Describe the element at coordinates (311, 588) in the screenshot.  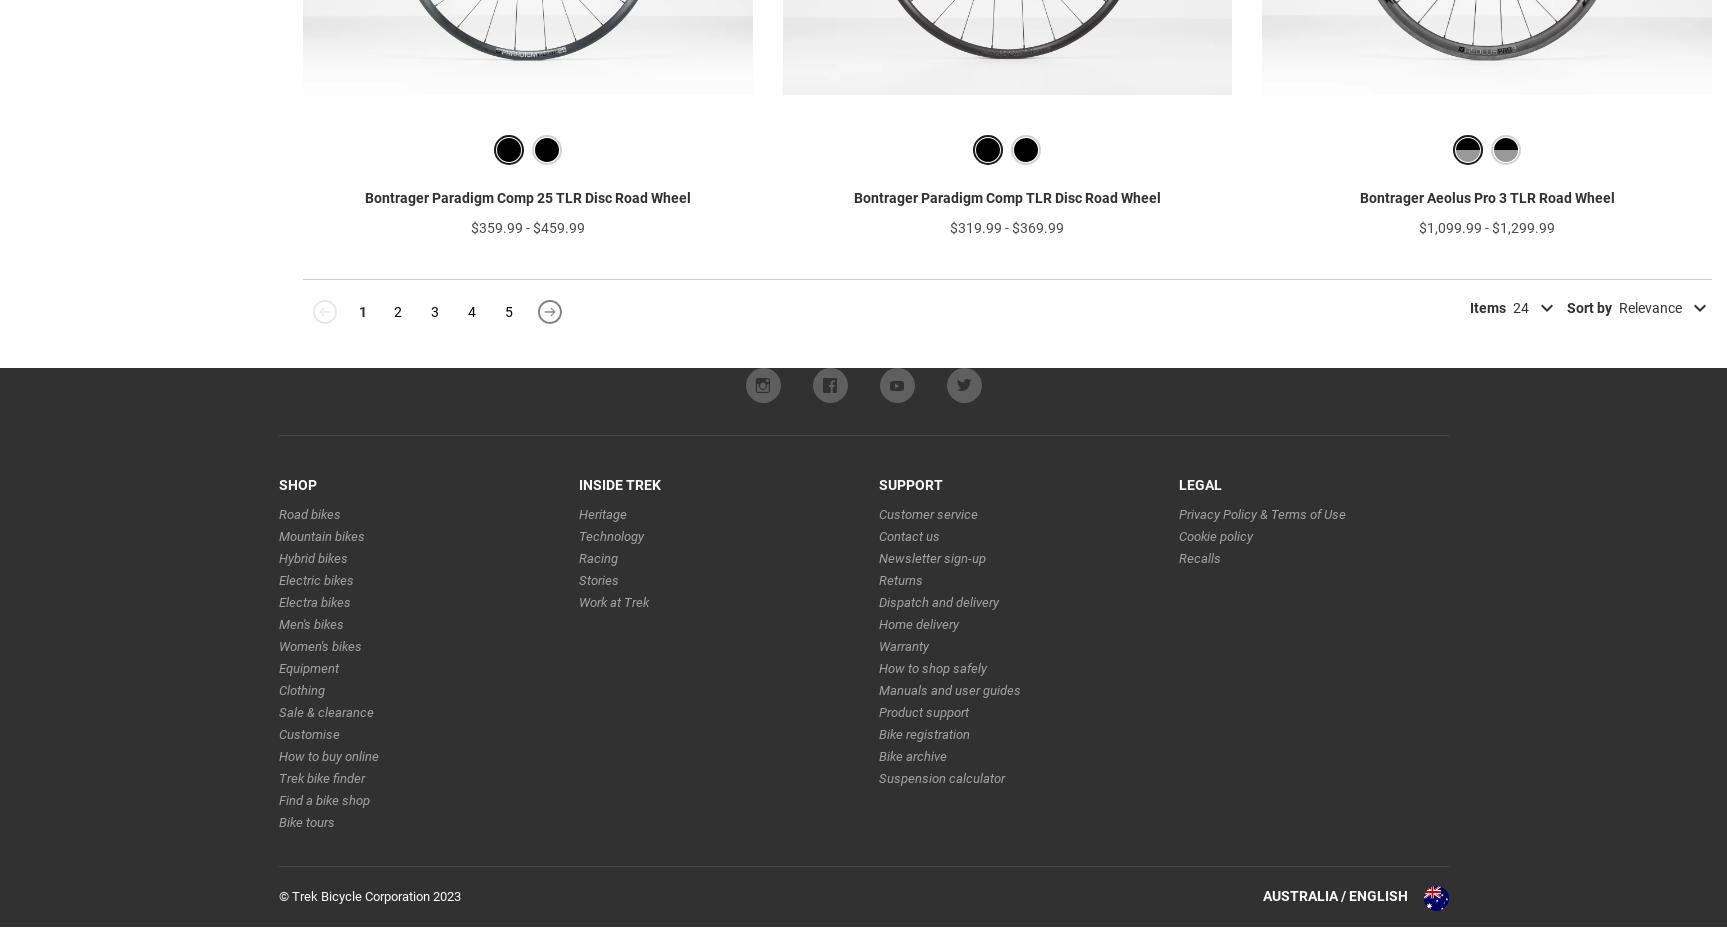
I see `'Hybrid bikes'` at that location.